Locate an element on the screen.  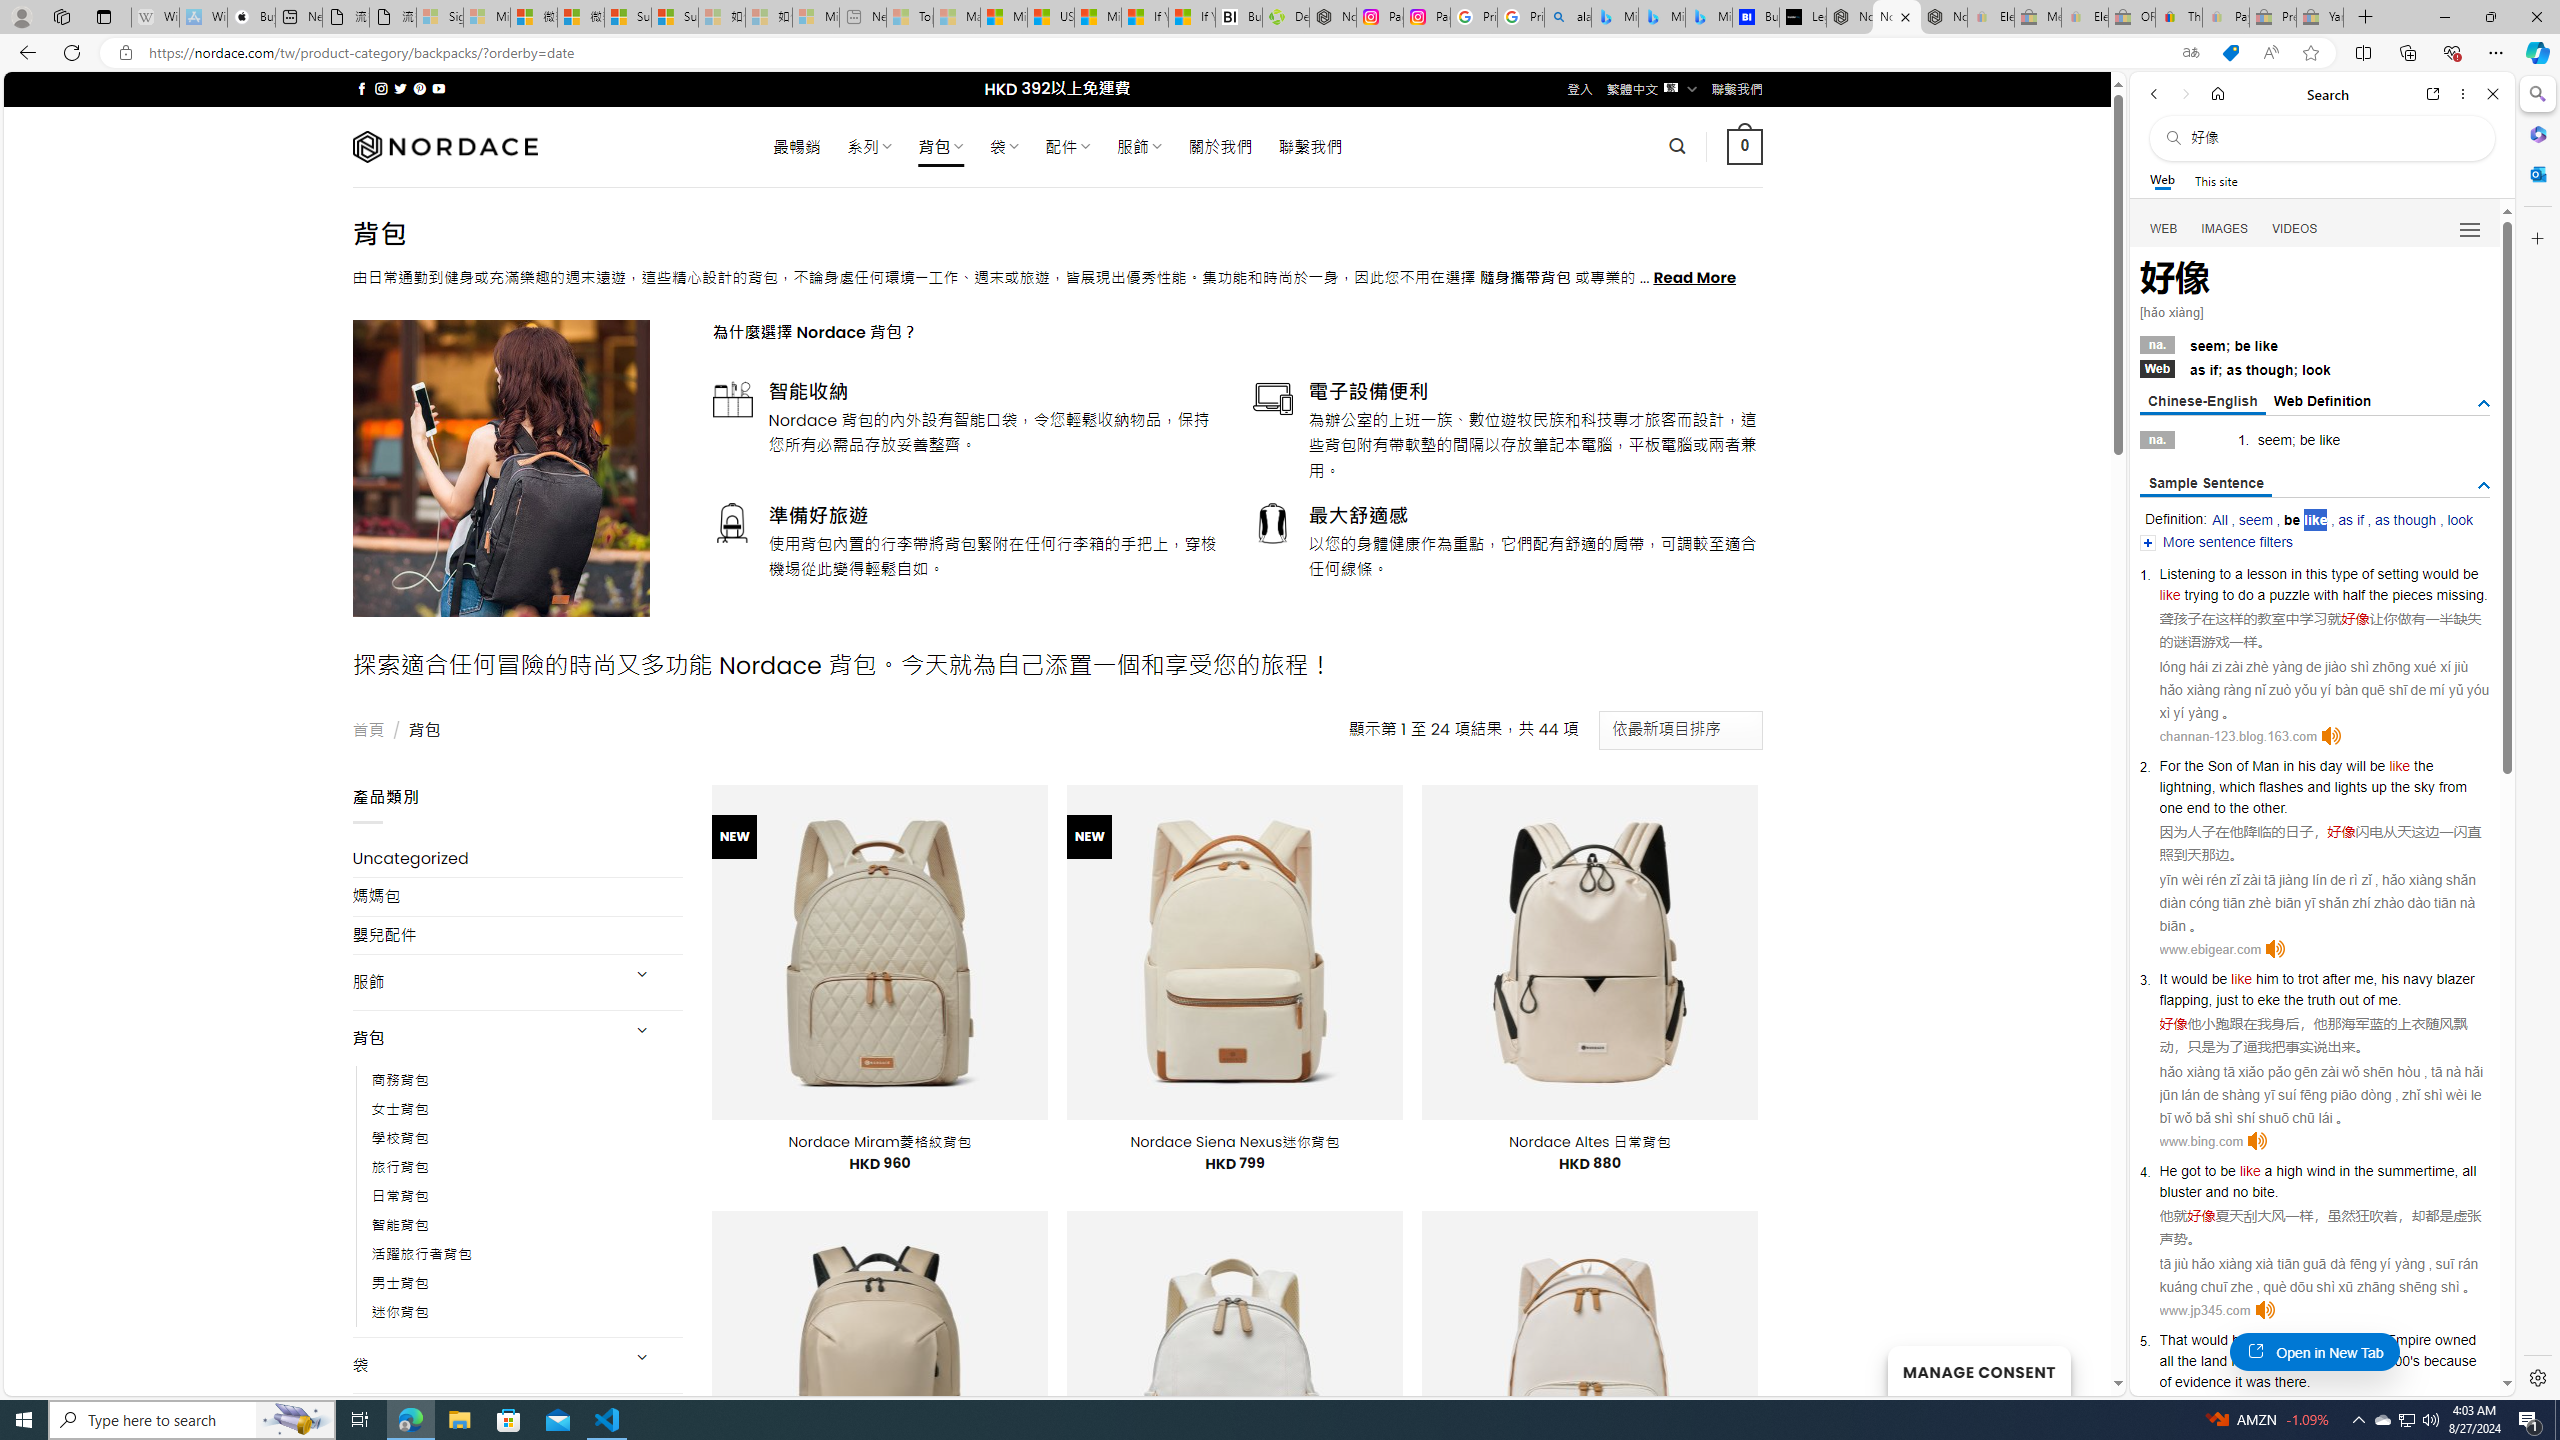
'just' is located at coordinates (2227, 999).